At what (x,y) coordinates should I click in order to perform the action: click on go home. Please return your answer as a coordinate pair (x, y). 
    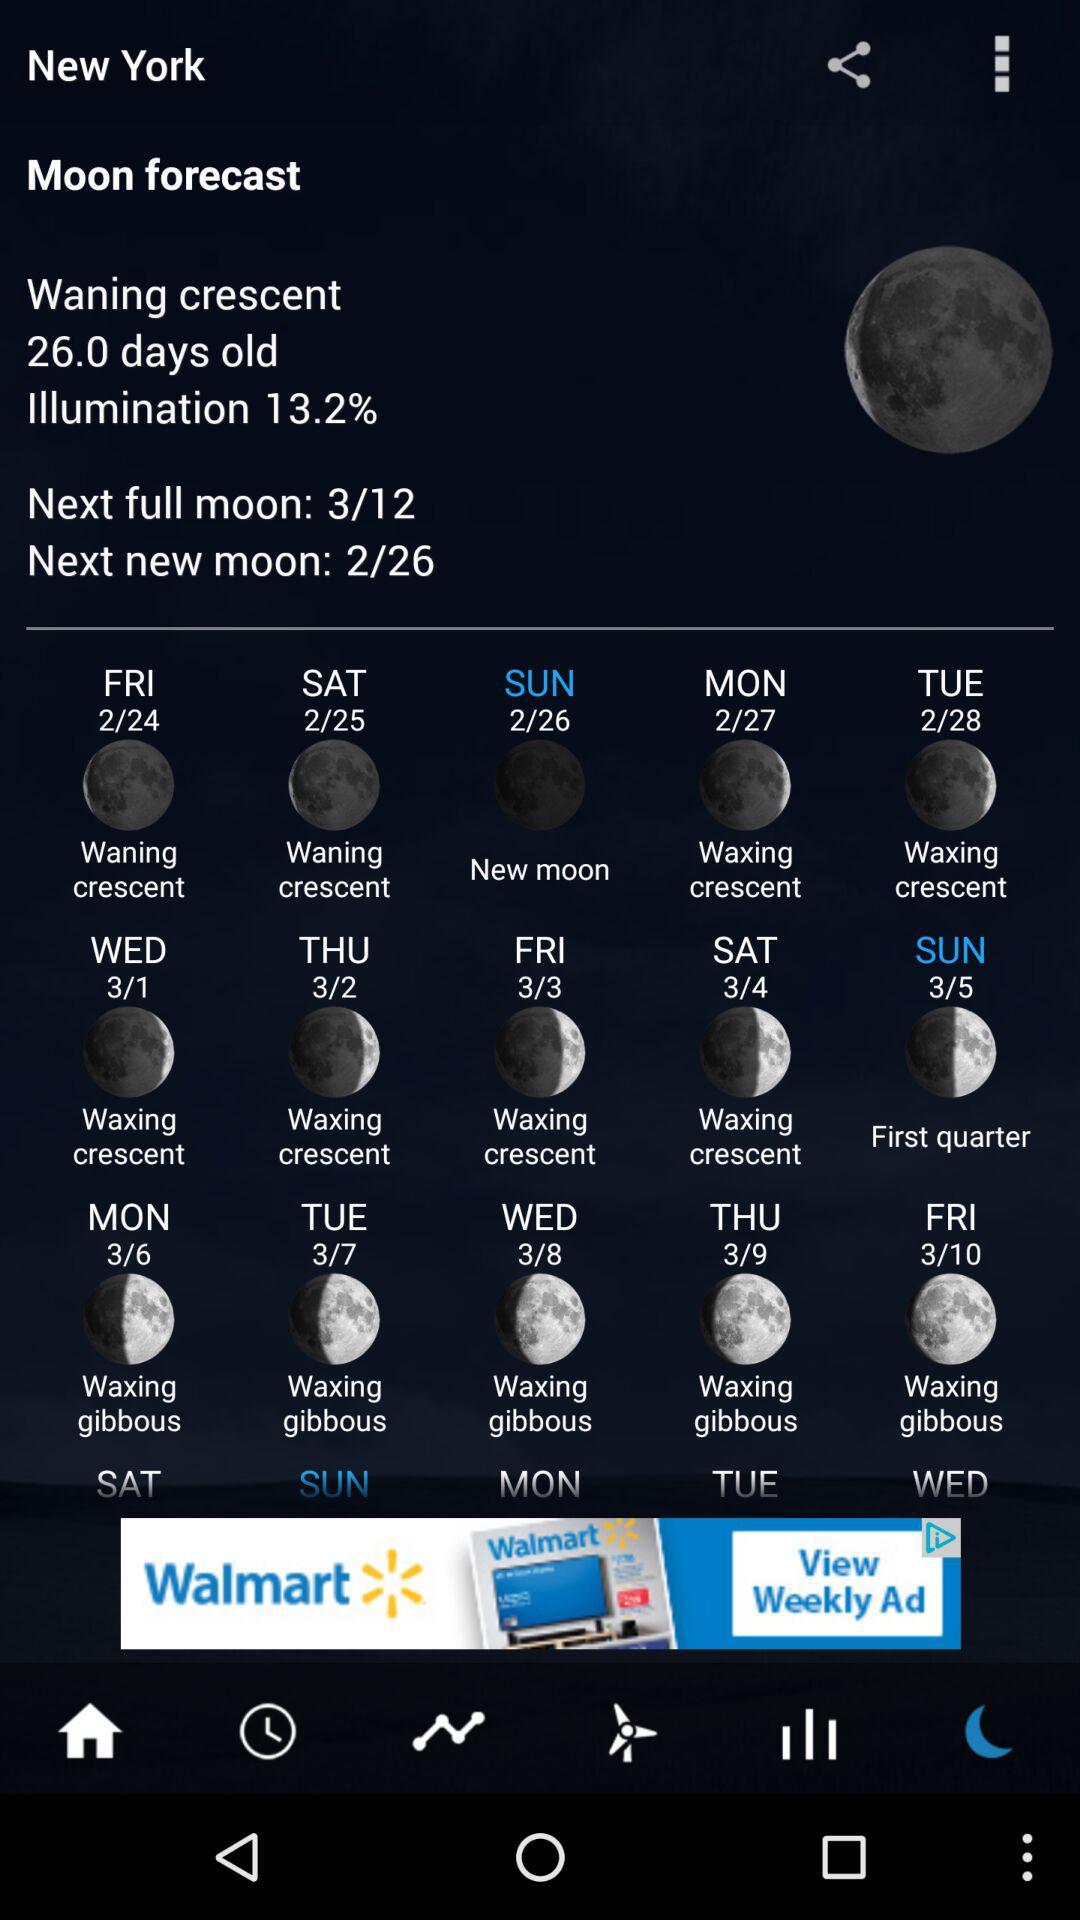
    Looking at the image, I should click on (88, 1728).